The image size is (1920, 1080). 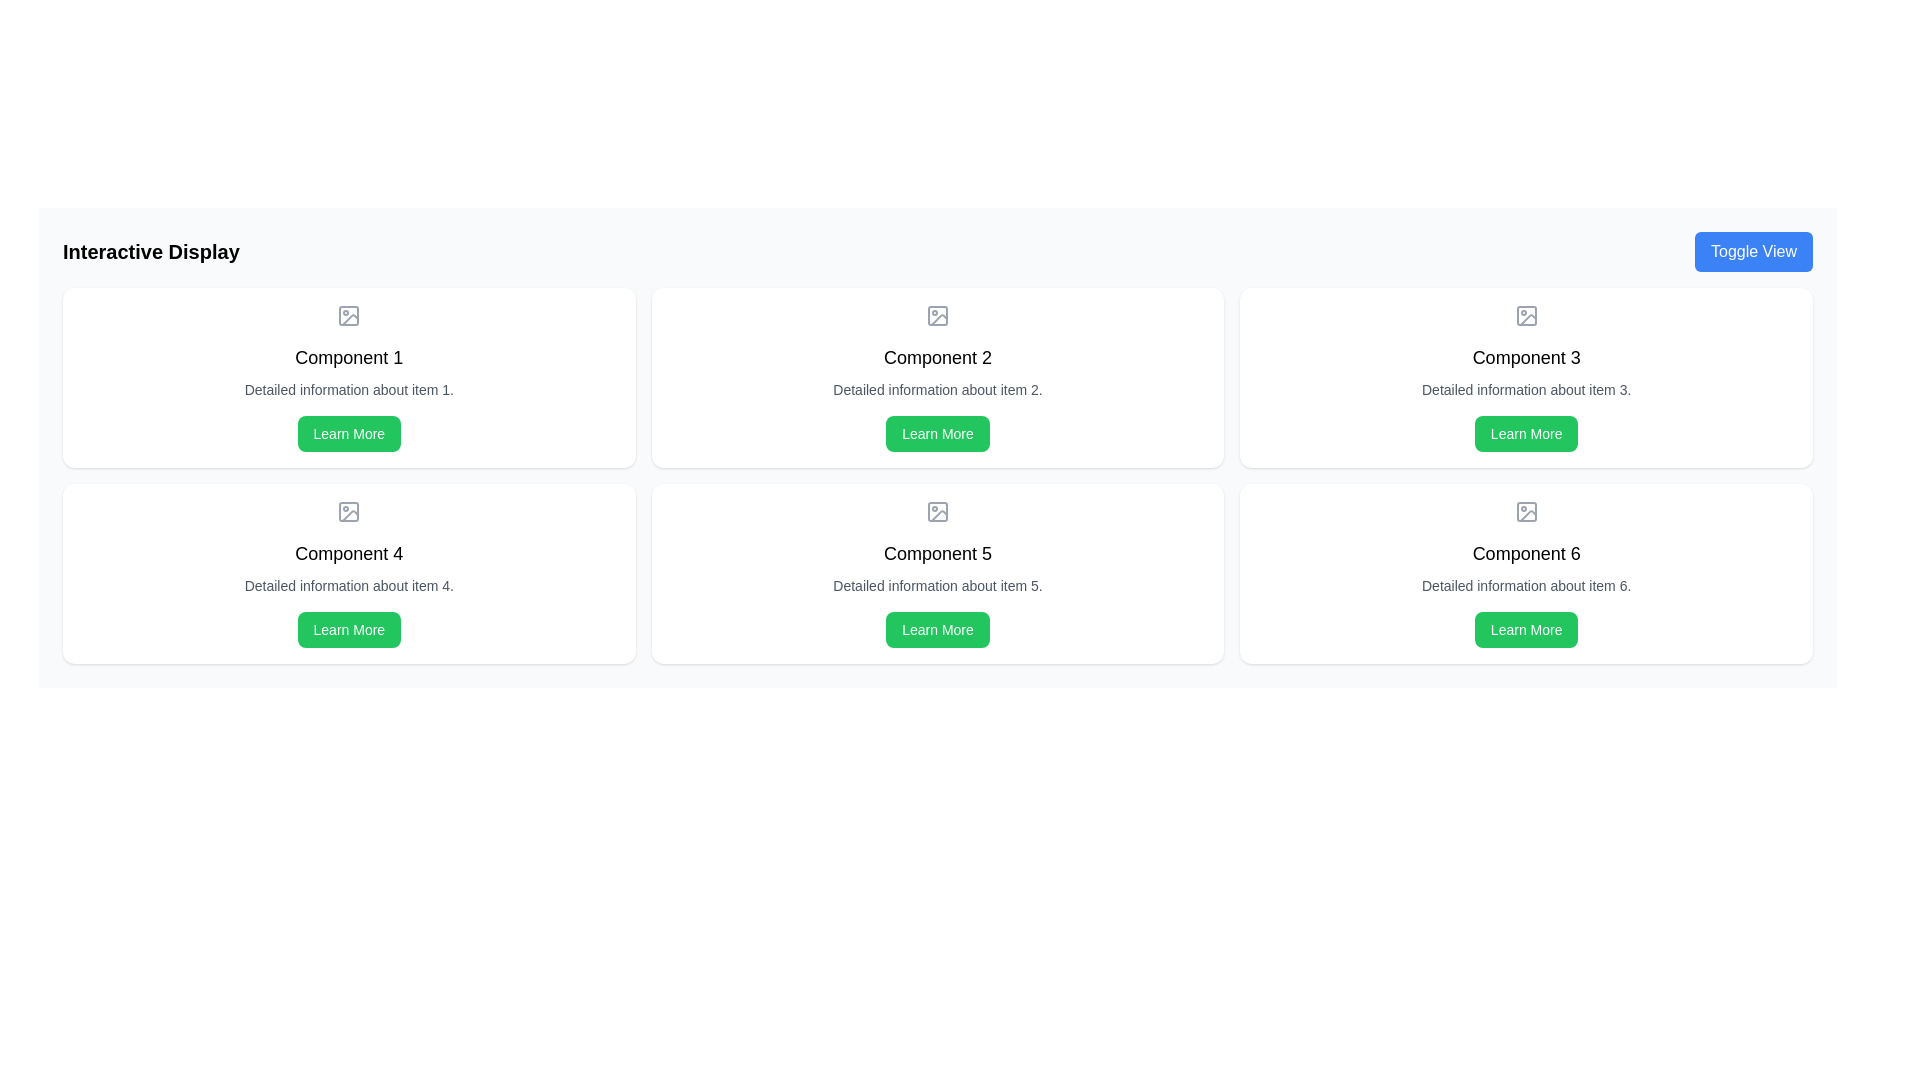 I want to click on the button located at the bottom center of 'Component 4', beneath the text 'Detailed information about item 4.', so click(x=349, y=628).